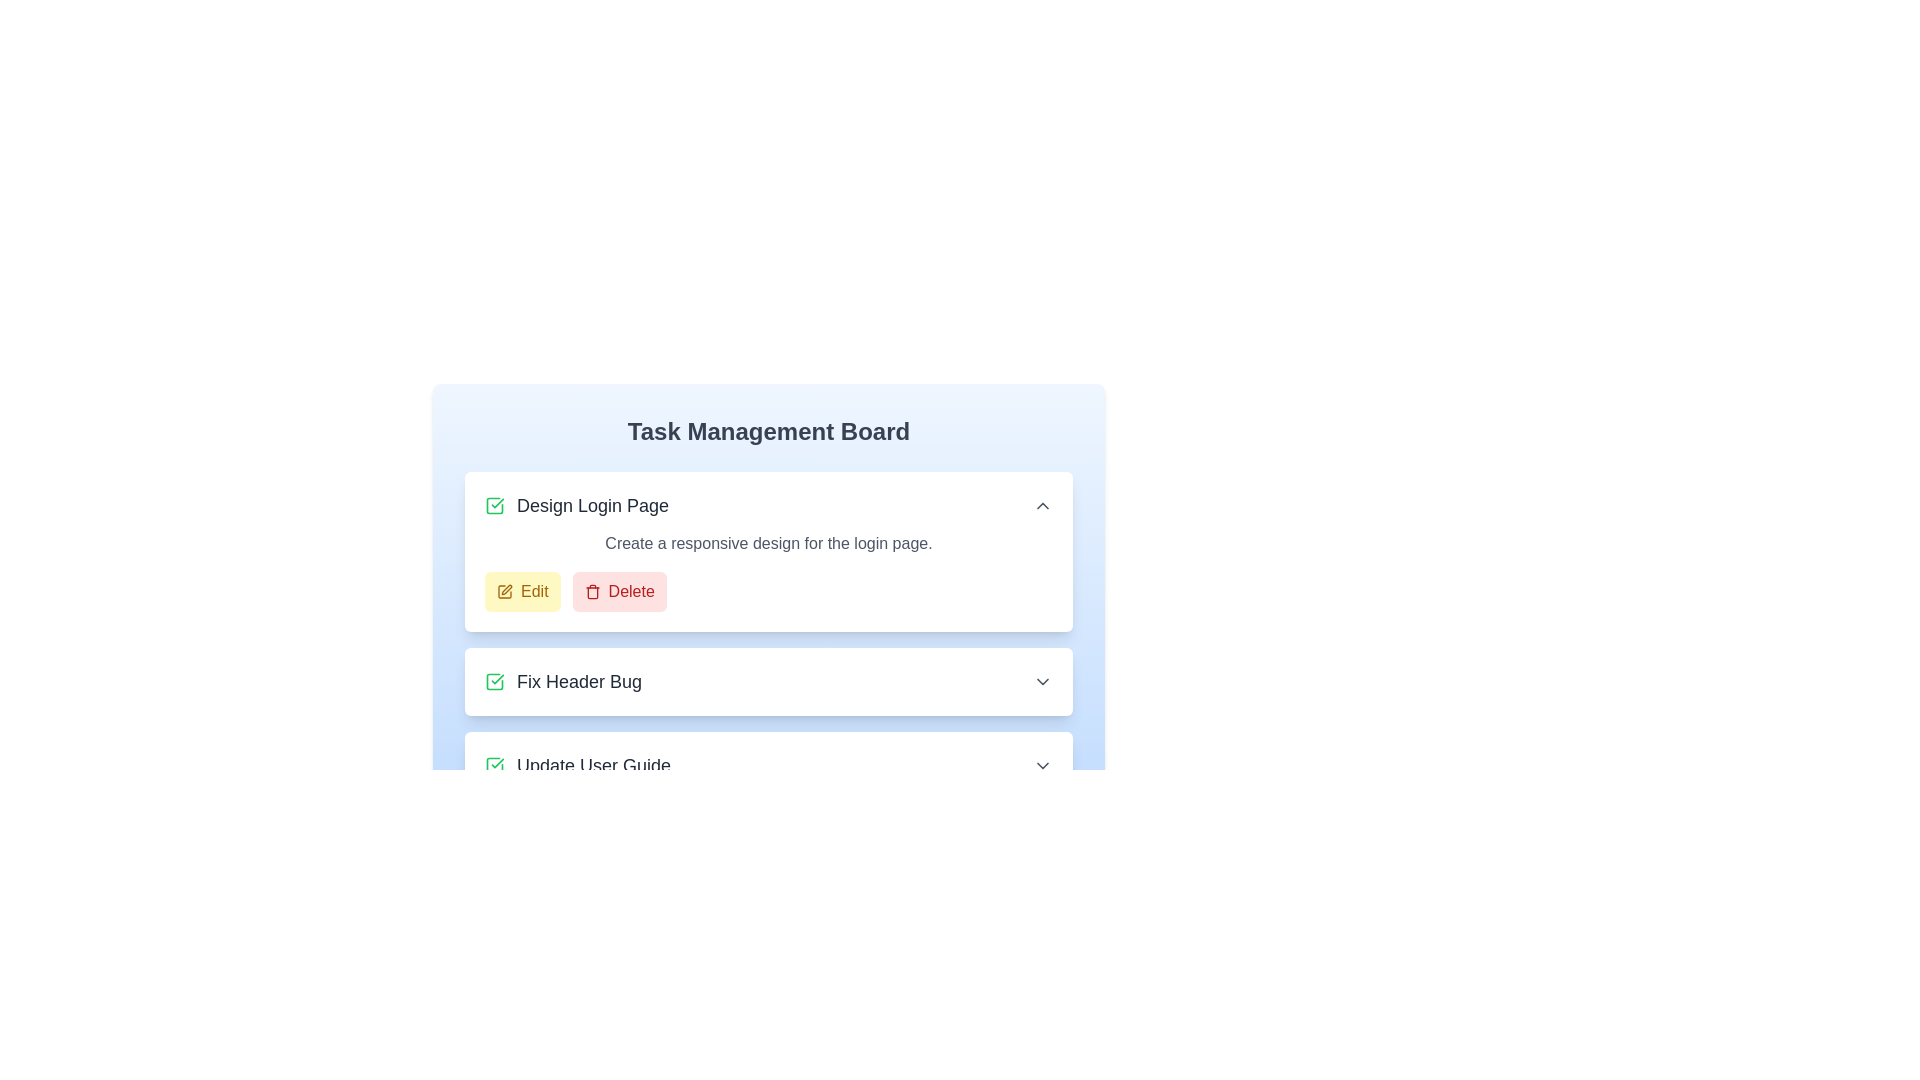 This screenshot has height=1080, width=1920. I want to click on the task with title 'Fix Header Bug', so click(561, 681).